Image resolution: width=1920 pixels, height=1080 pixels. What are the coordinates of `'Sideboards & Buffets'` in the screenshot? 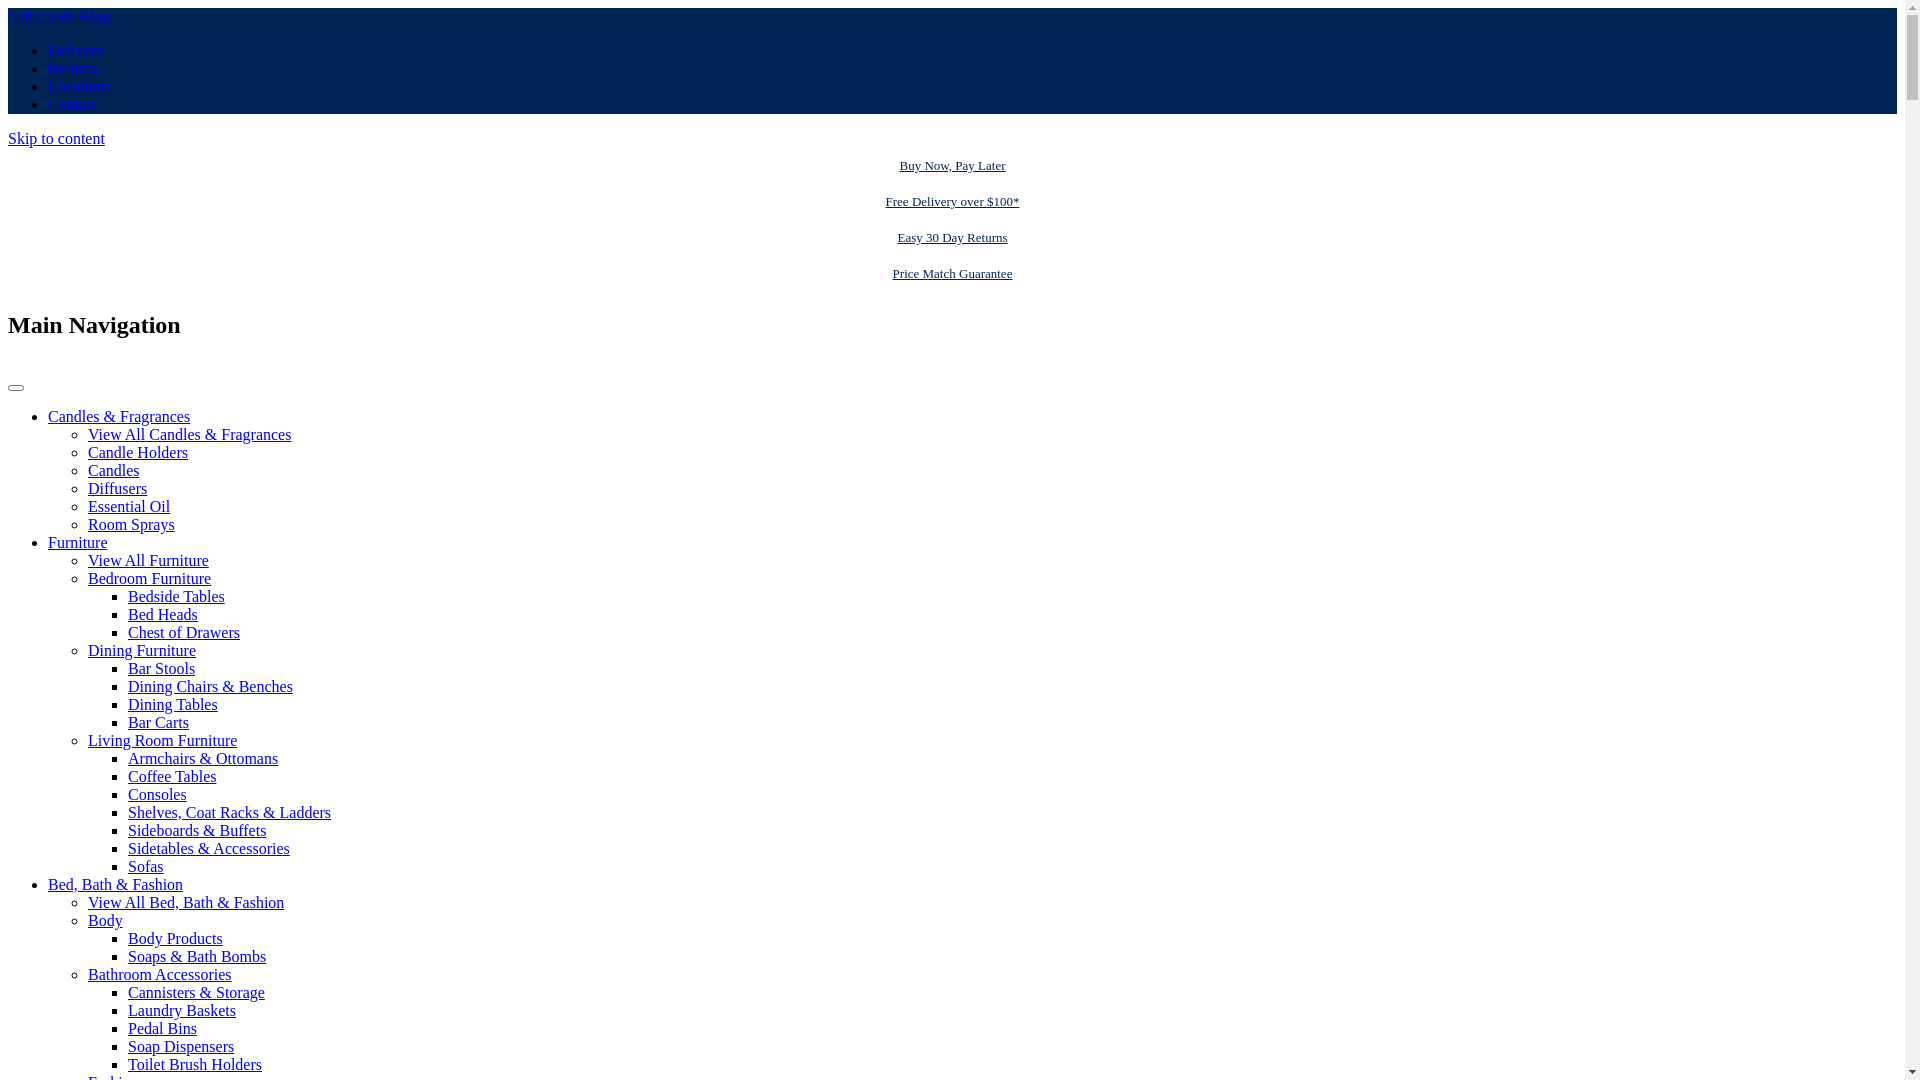 It's located at (196, 830).